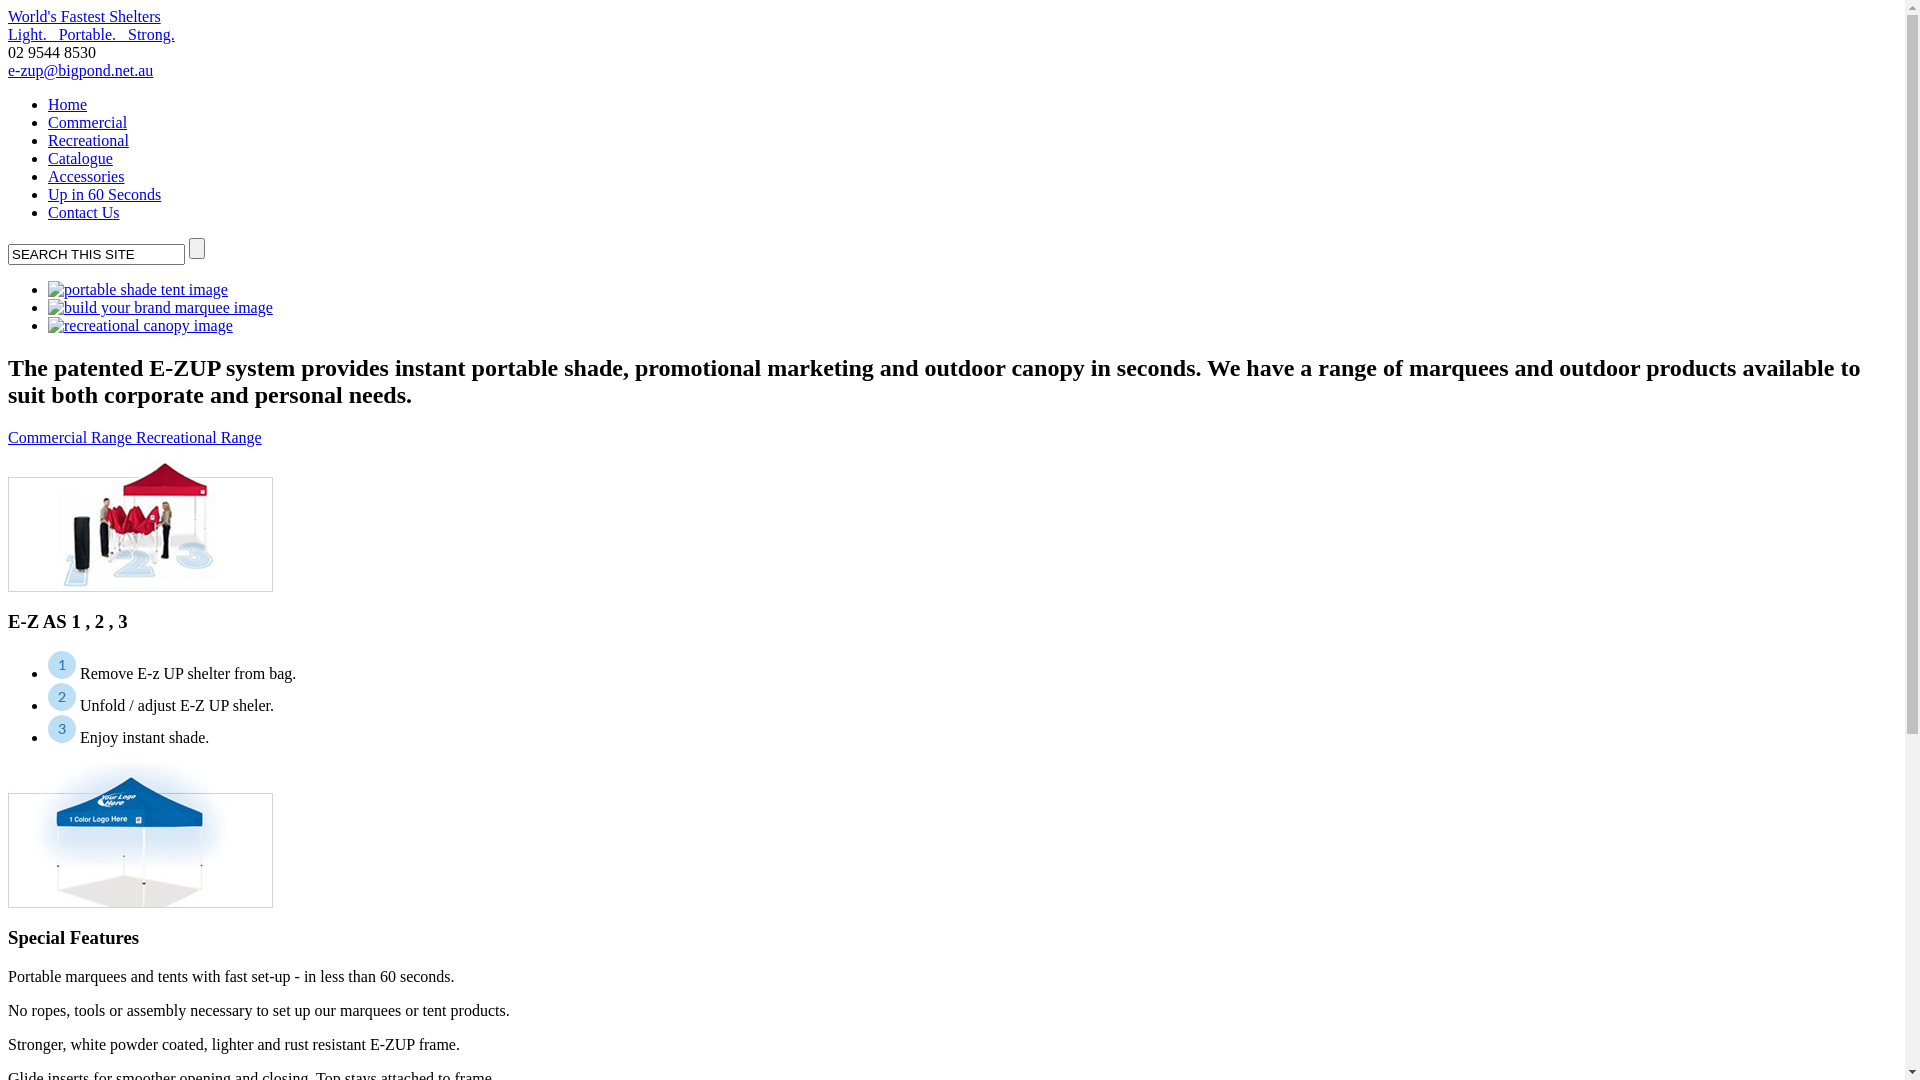 This screenshot has height=1080, width=1920. What do you see at coordinates (48, 139) in the screenshot?
I see `'Recreational'` at bounding box center [48, 139].